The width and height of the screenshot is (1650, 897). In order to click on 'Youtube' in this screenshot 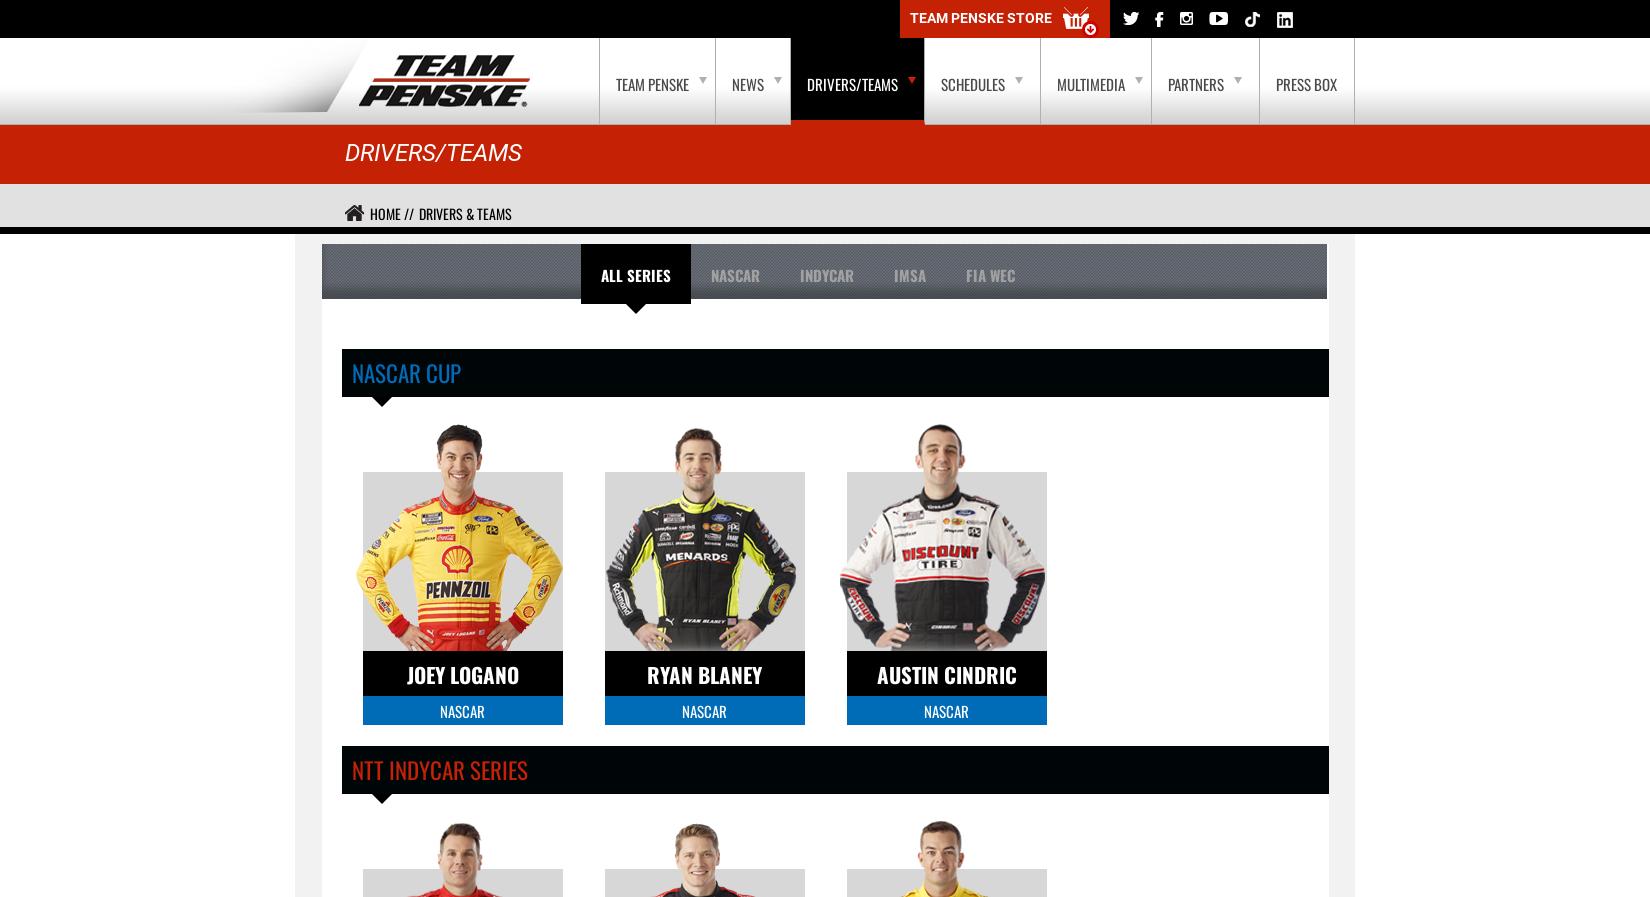, I will do `click(210, 18)`.